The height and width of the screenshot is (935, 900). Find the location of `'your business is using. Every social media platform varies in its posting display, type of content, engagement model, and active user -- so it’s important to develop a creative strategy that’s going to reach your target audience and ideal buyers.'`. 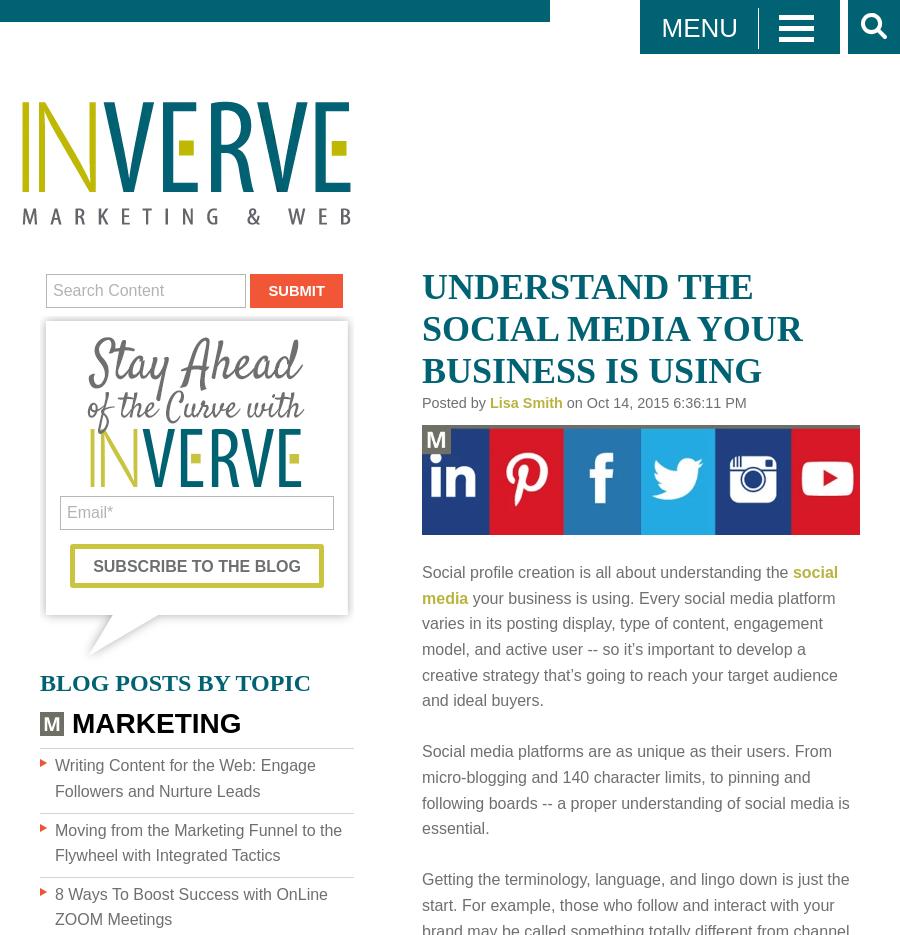

'your business is using. Every social media platform varies in its posting display, type of content, engagement model, and active user -- so it’s important to develop a creative strategy that’s going to reach your target audience and ideal buyers.' is located at coordinates (629, 648).